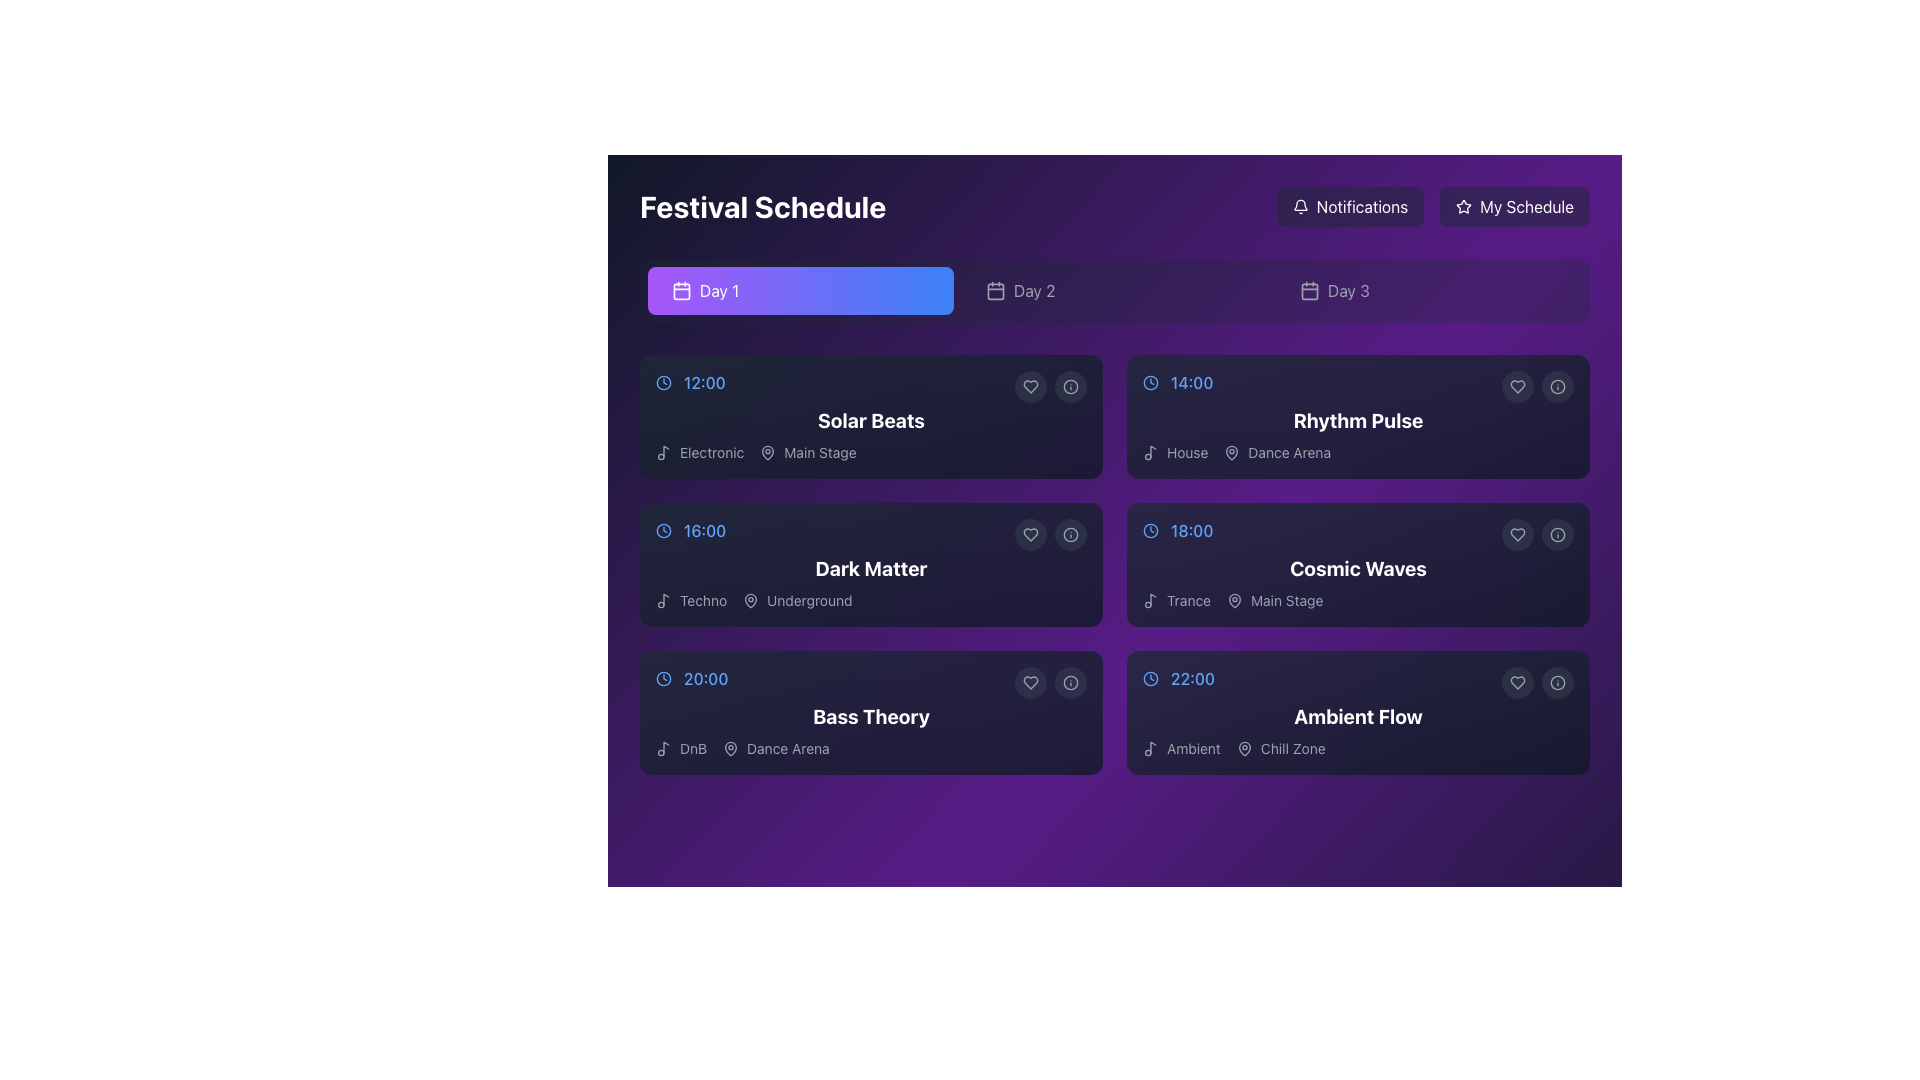  What do you see at coordinates (1151, 677) in the screenshot?
I see `the time icon representing the event starting at '22:00', located in the rightmost slot of the last row of the schedule` at bounding box center [1151, 677].